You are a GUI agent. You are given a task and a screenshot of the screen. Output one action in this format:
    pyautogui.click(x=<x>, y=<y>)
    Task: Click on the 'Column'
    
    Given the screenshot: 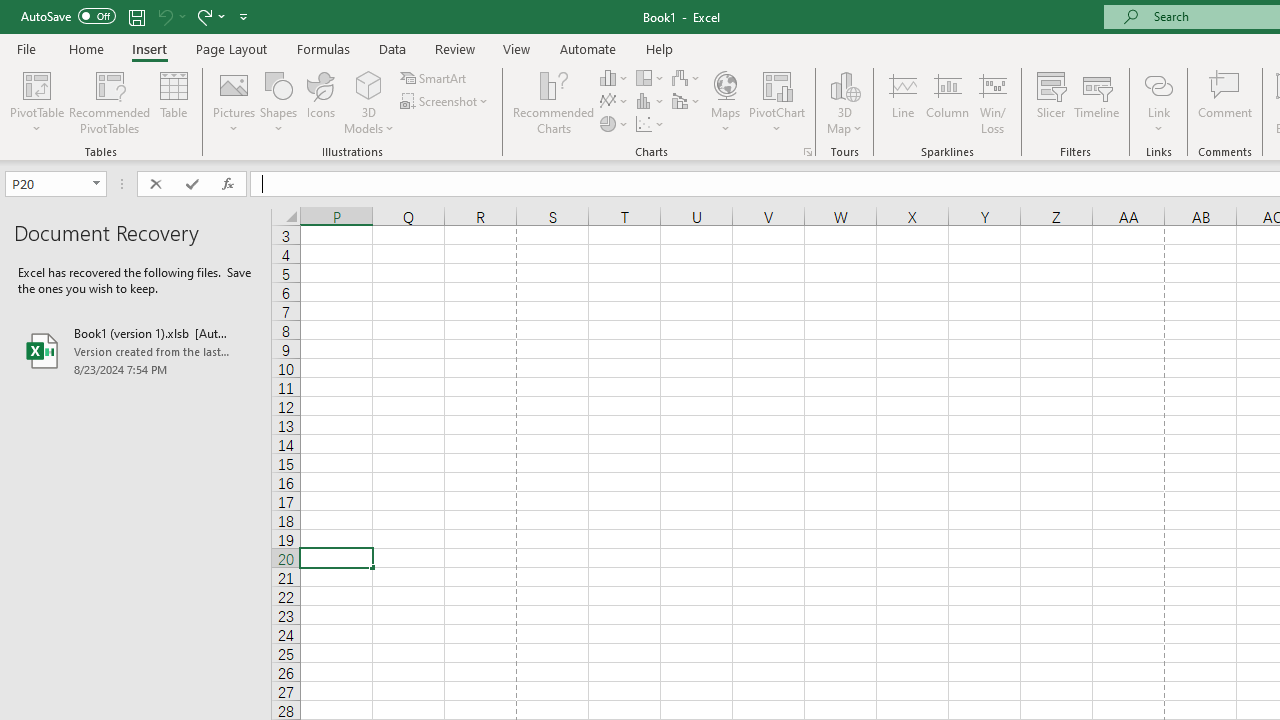 What is the action you would take?
    pyautogui.click(x=946, y=103)
    